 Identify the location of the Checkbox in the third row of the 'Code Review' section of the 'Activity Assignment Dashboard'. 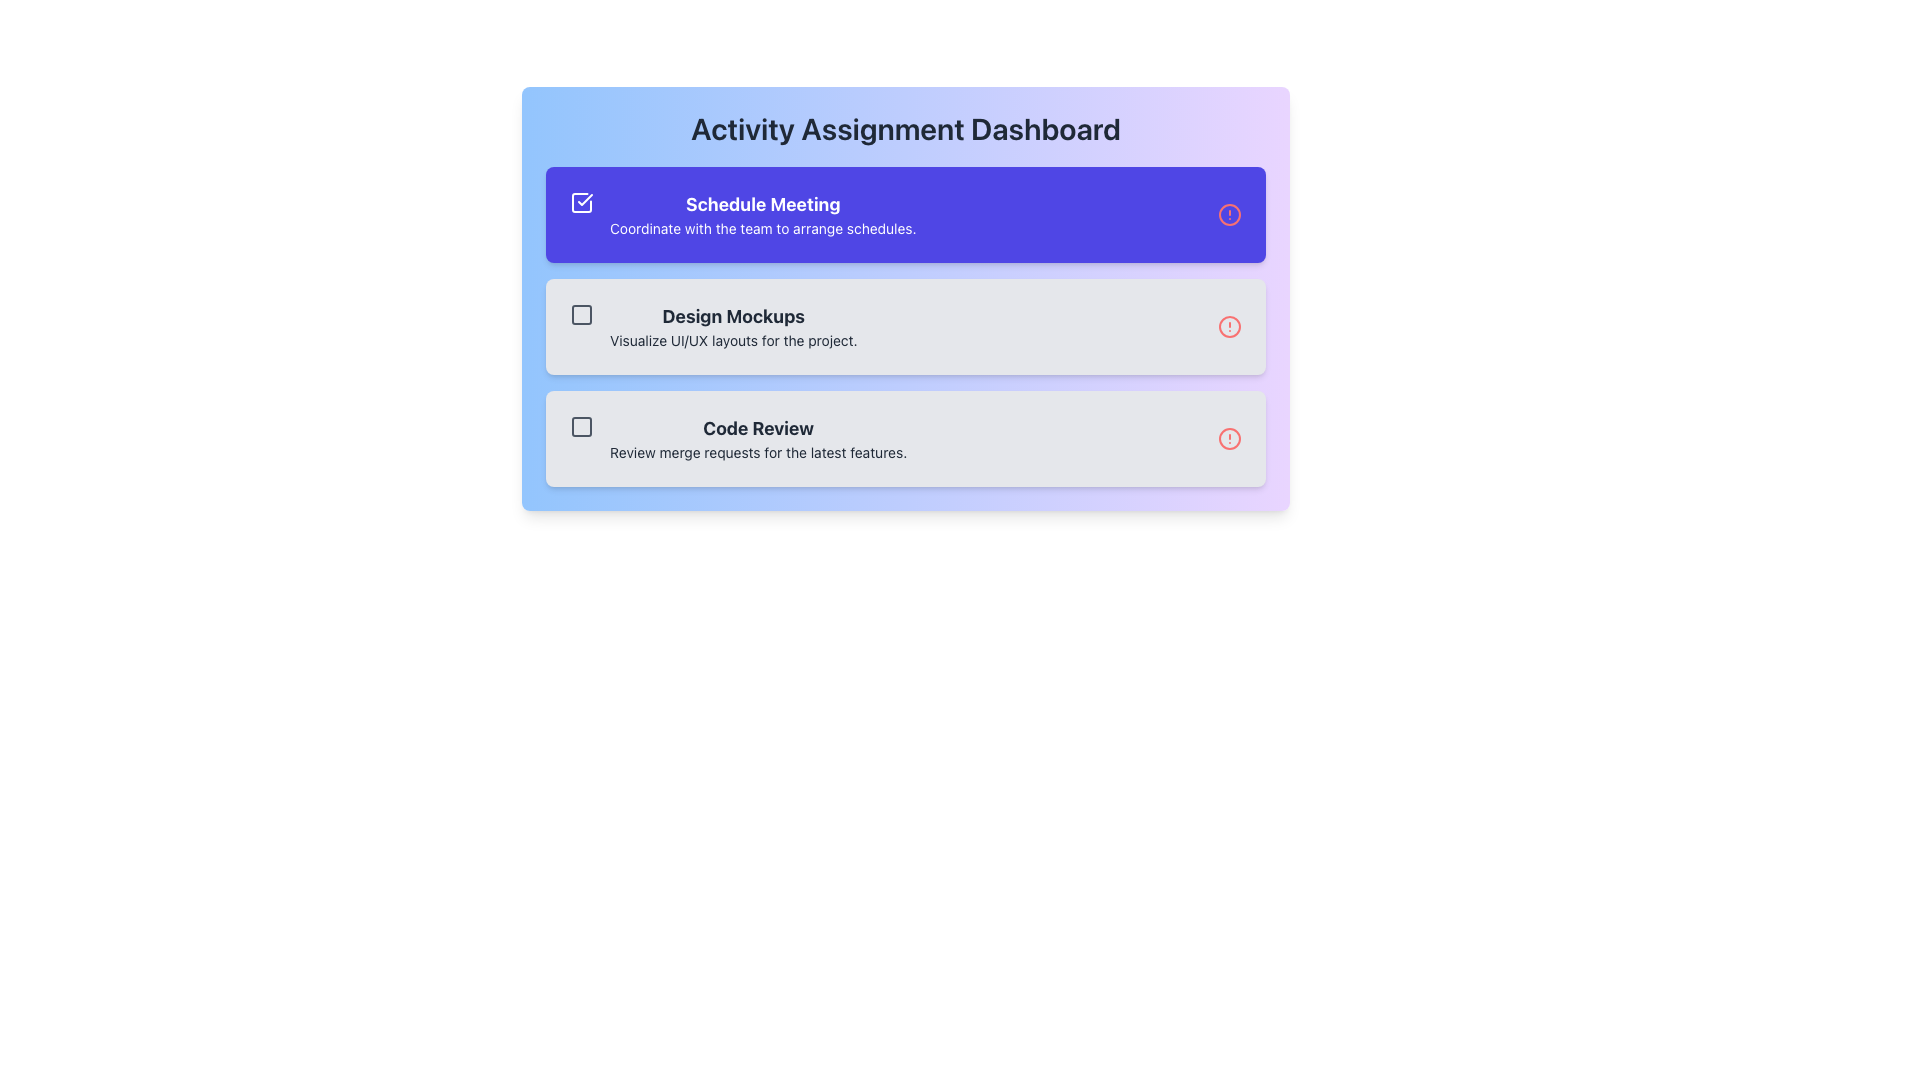
(580, 426).